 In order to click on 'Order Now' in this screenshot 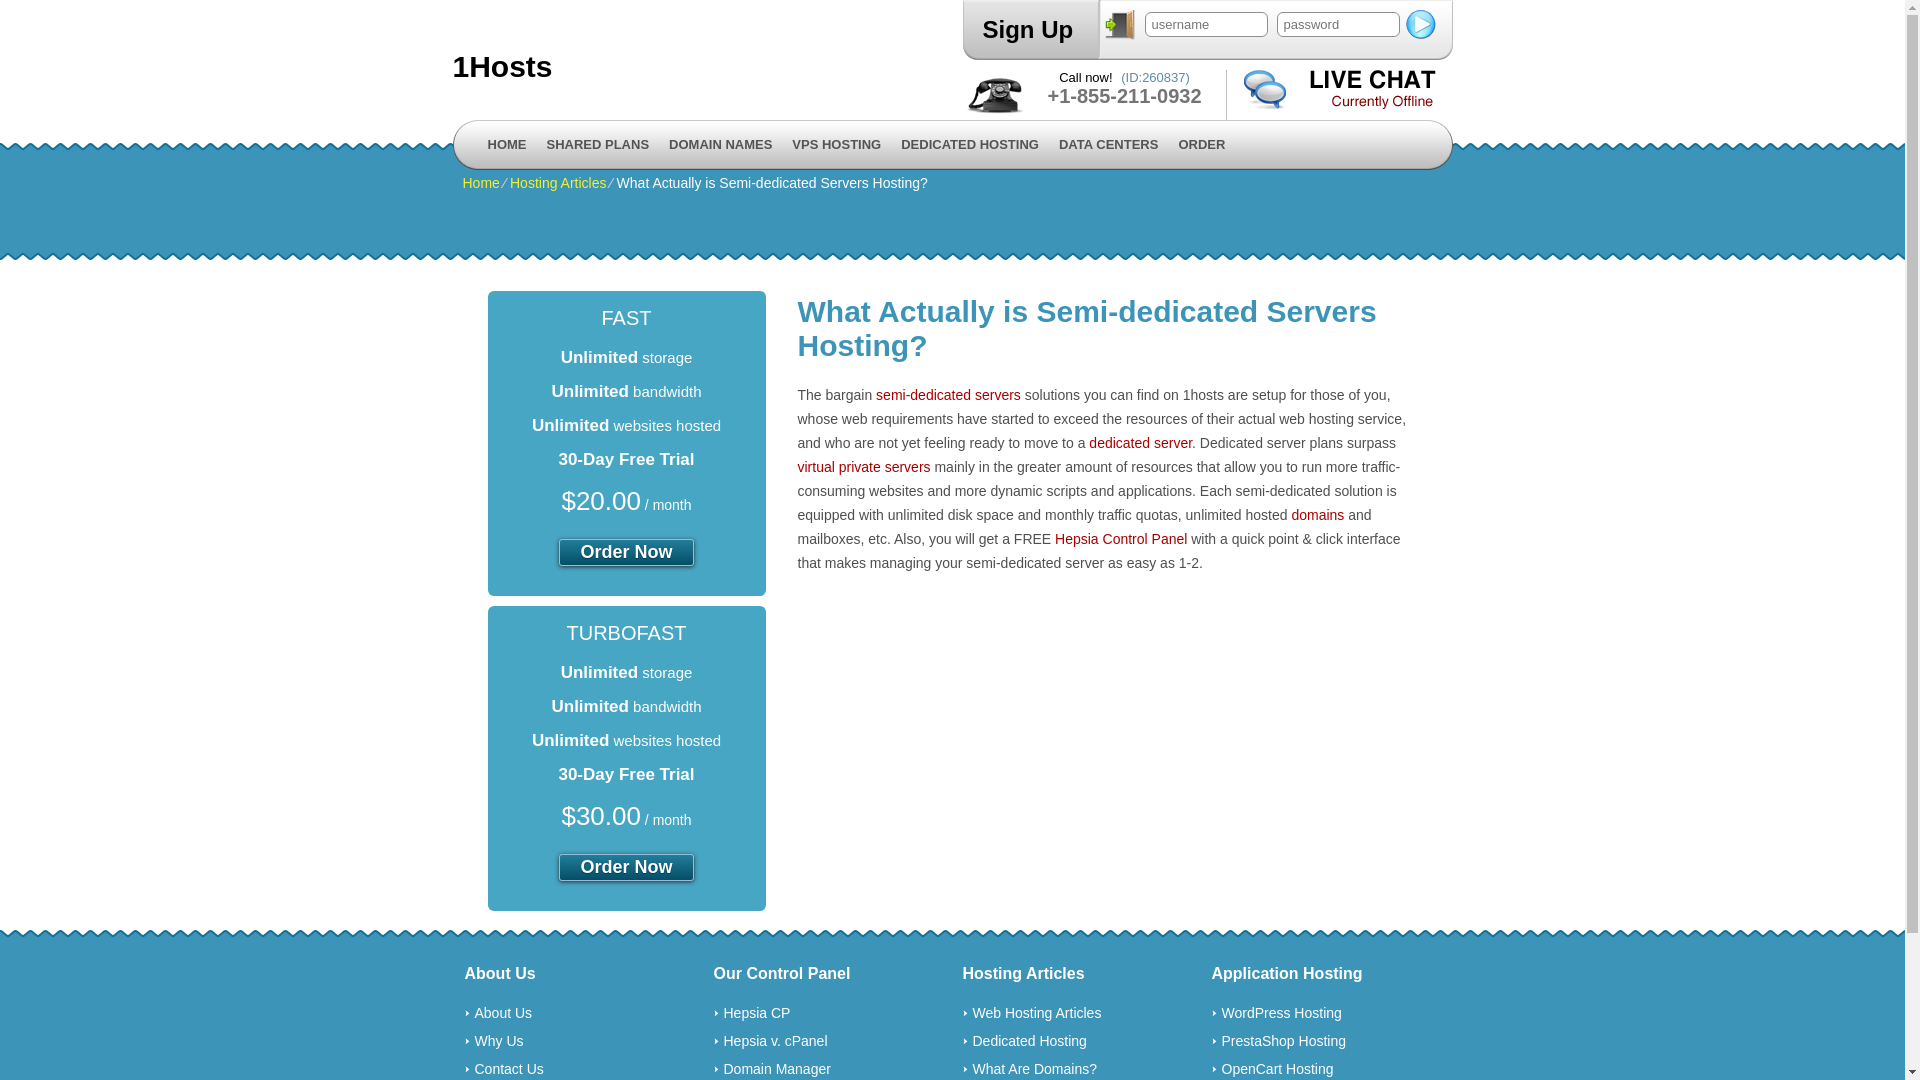, I will do `click(624, 552)`.